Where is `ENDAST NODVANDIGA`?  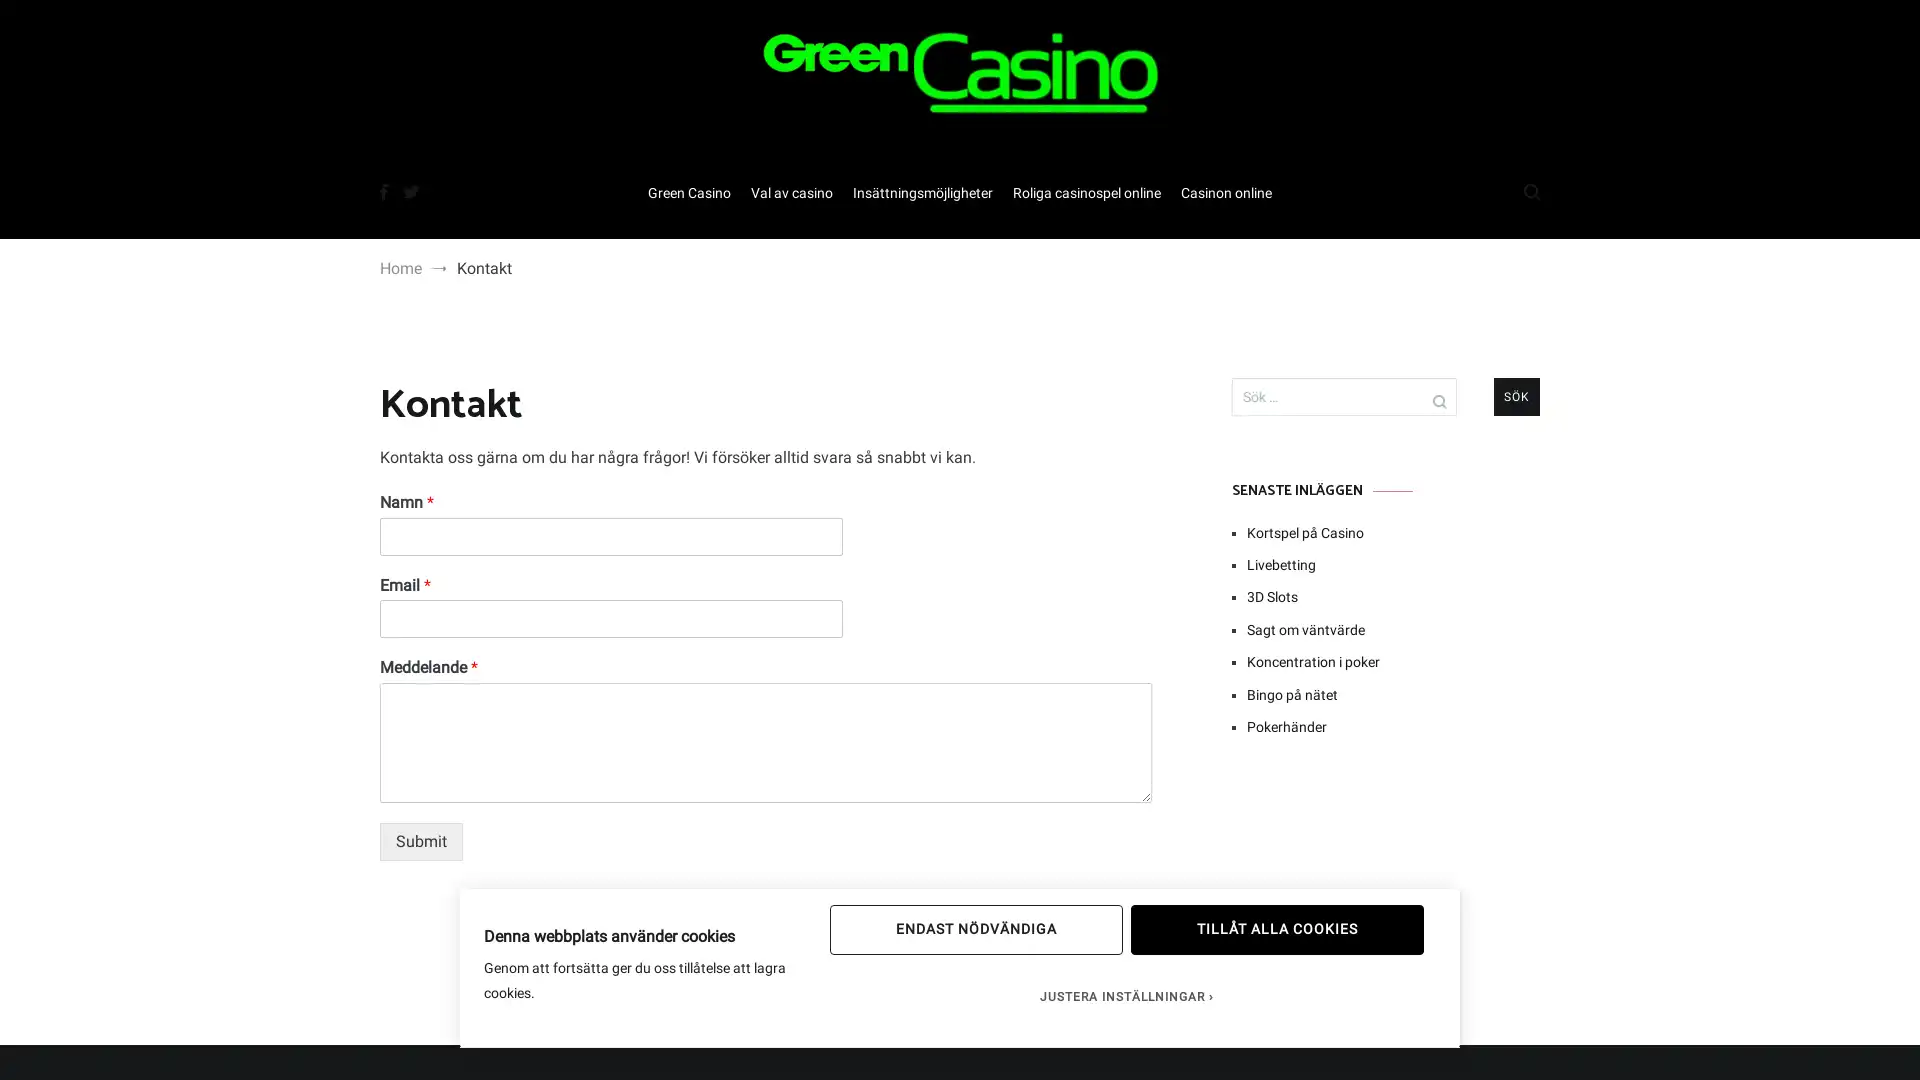 ENDAST NODVANDIGA is located at coordinates (975, 929).